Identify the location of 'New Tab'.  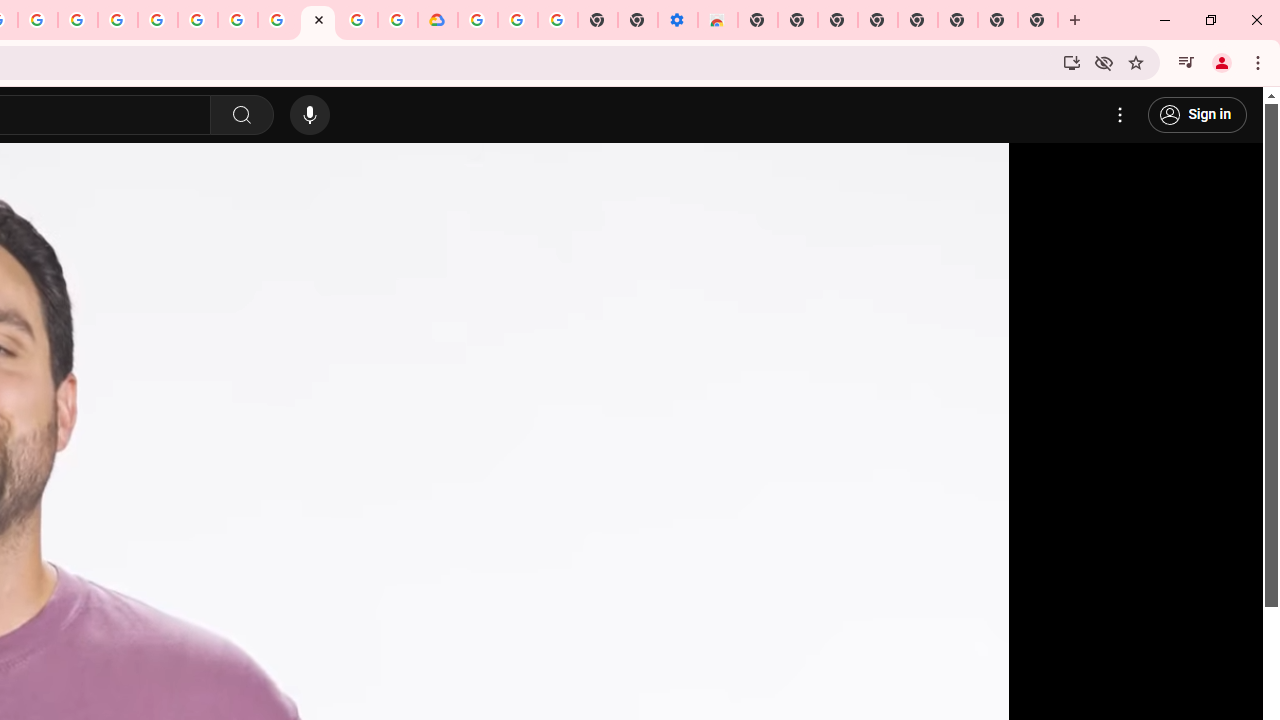
(1038, 20).